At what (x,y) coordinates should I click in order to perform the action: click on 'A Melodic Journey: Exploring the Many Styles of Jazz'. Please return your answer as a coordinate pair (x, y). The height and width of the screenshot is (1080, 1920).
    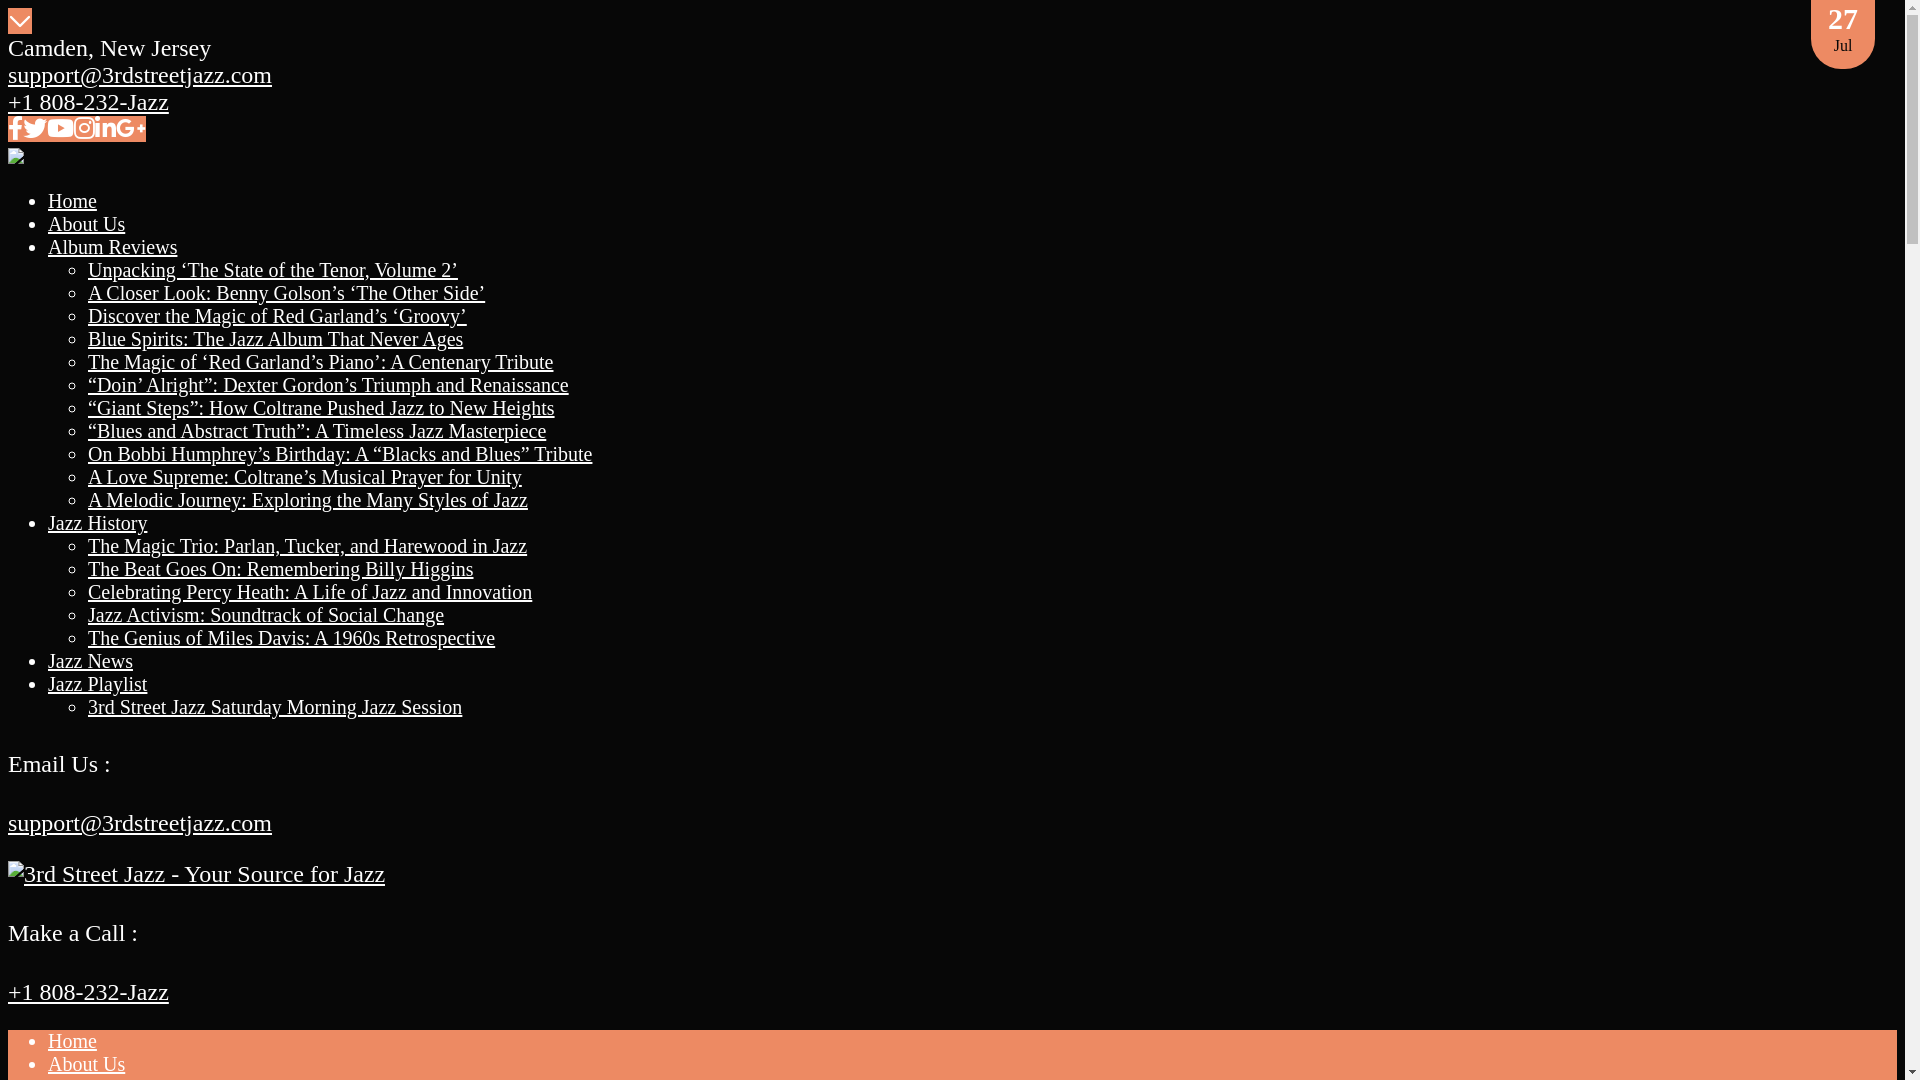
    Looking at the image, I should click on (306, 499).